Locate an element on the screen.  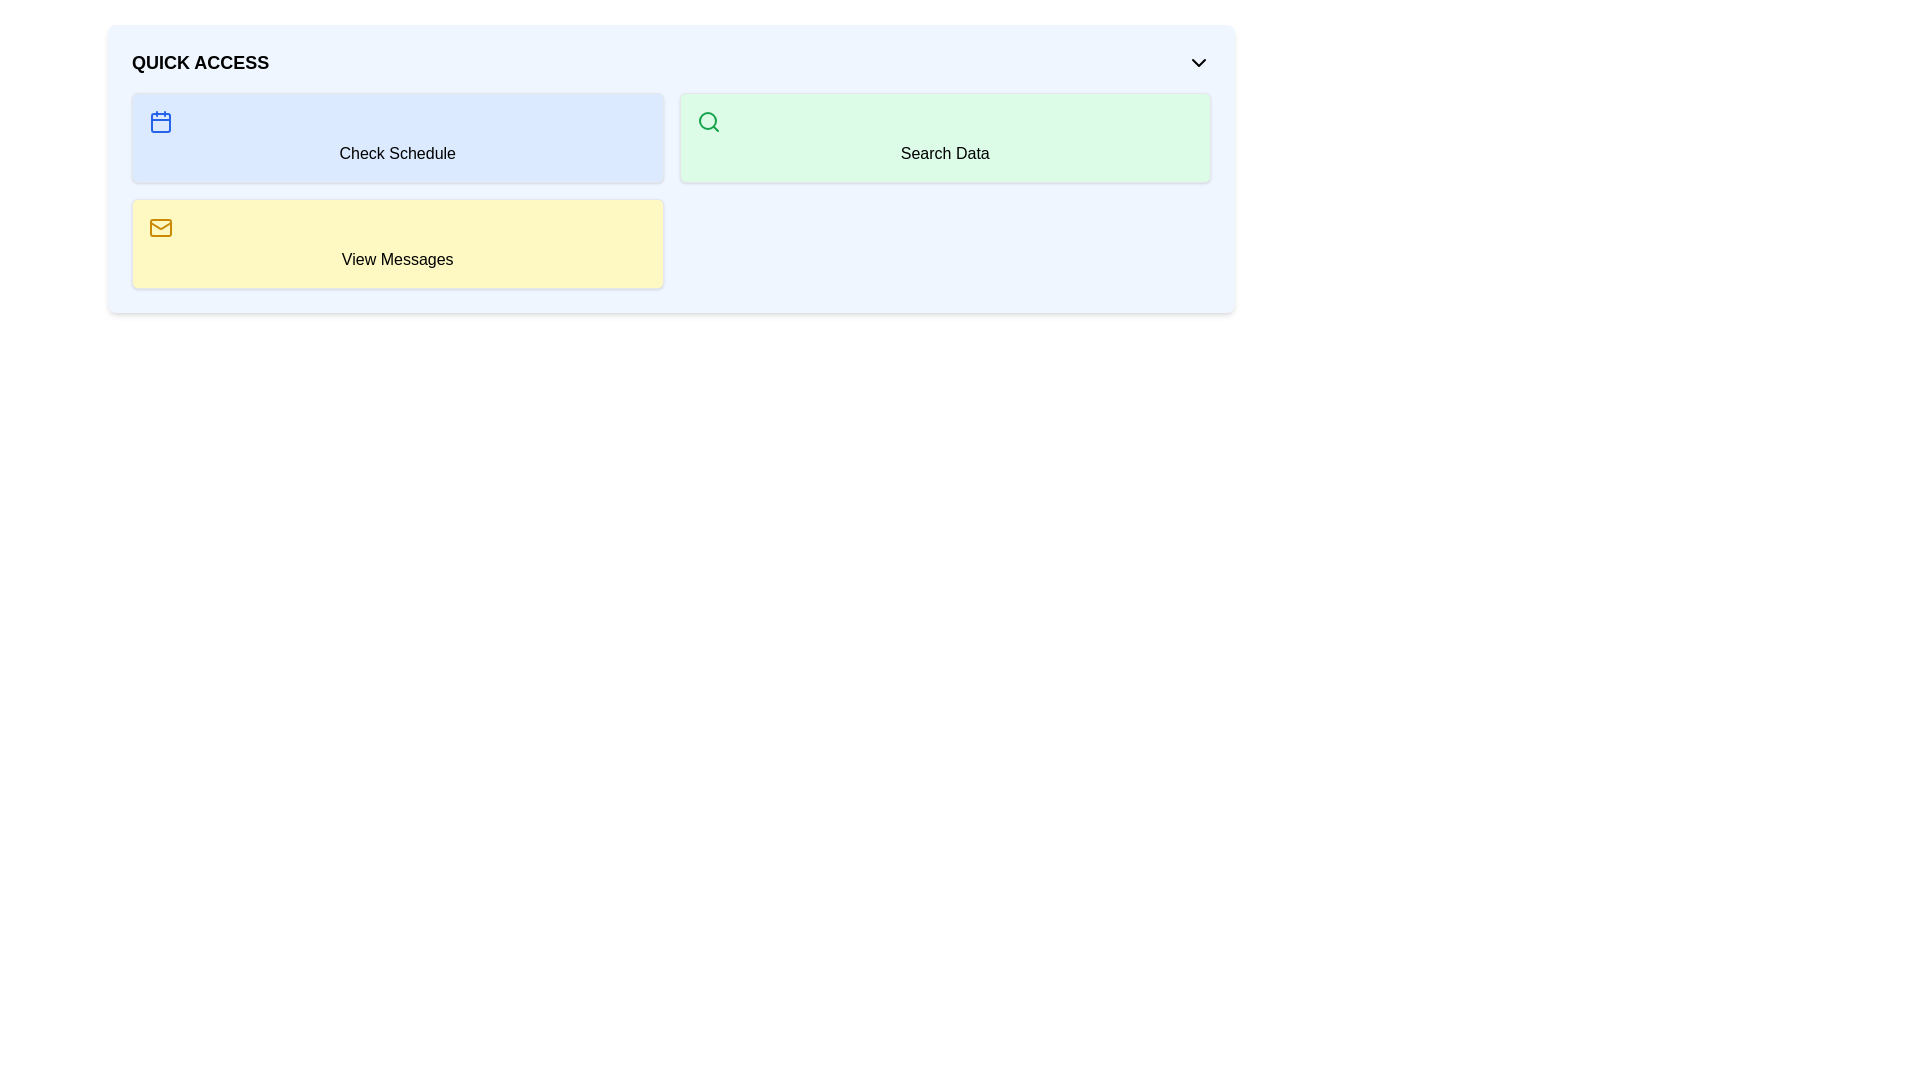
the circular SVG element of the search icon within the green 'Search Data' button located in the top-right of the 'Quick Access' section is located at coordinates (707, 120).